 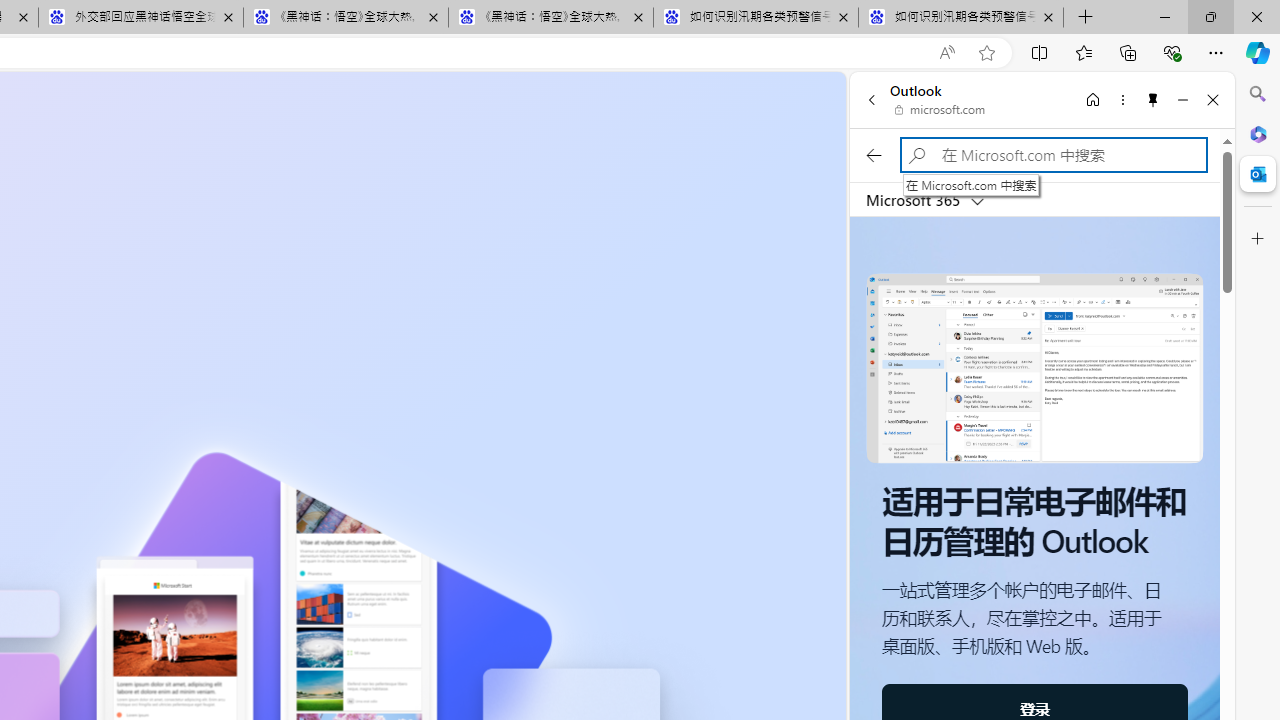 I want to click on 'Read aloud this page (Ctrl+Shift+U)', so click(x=945, y=52).